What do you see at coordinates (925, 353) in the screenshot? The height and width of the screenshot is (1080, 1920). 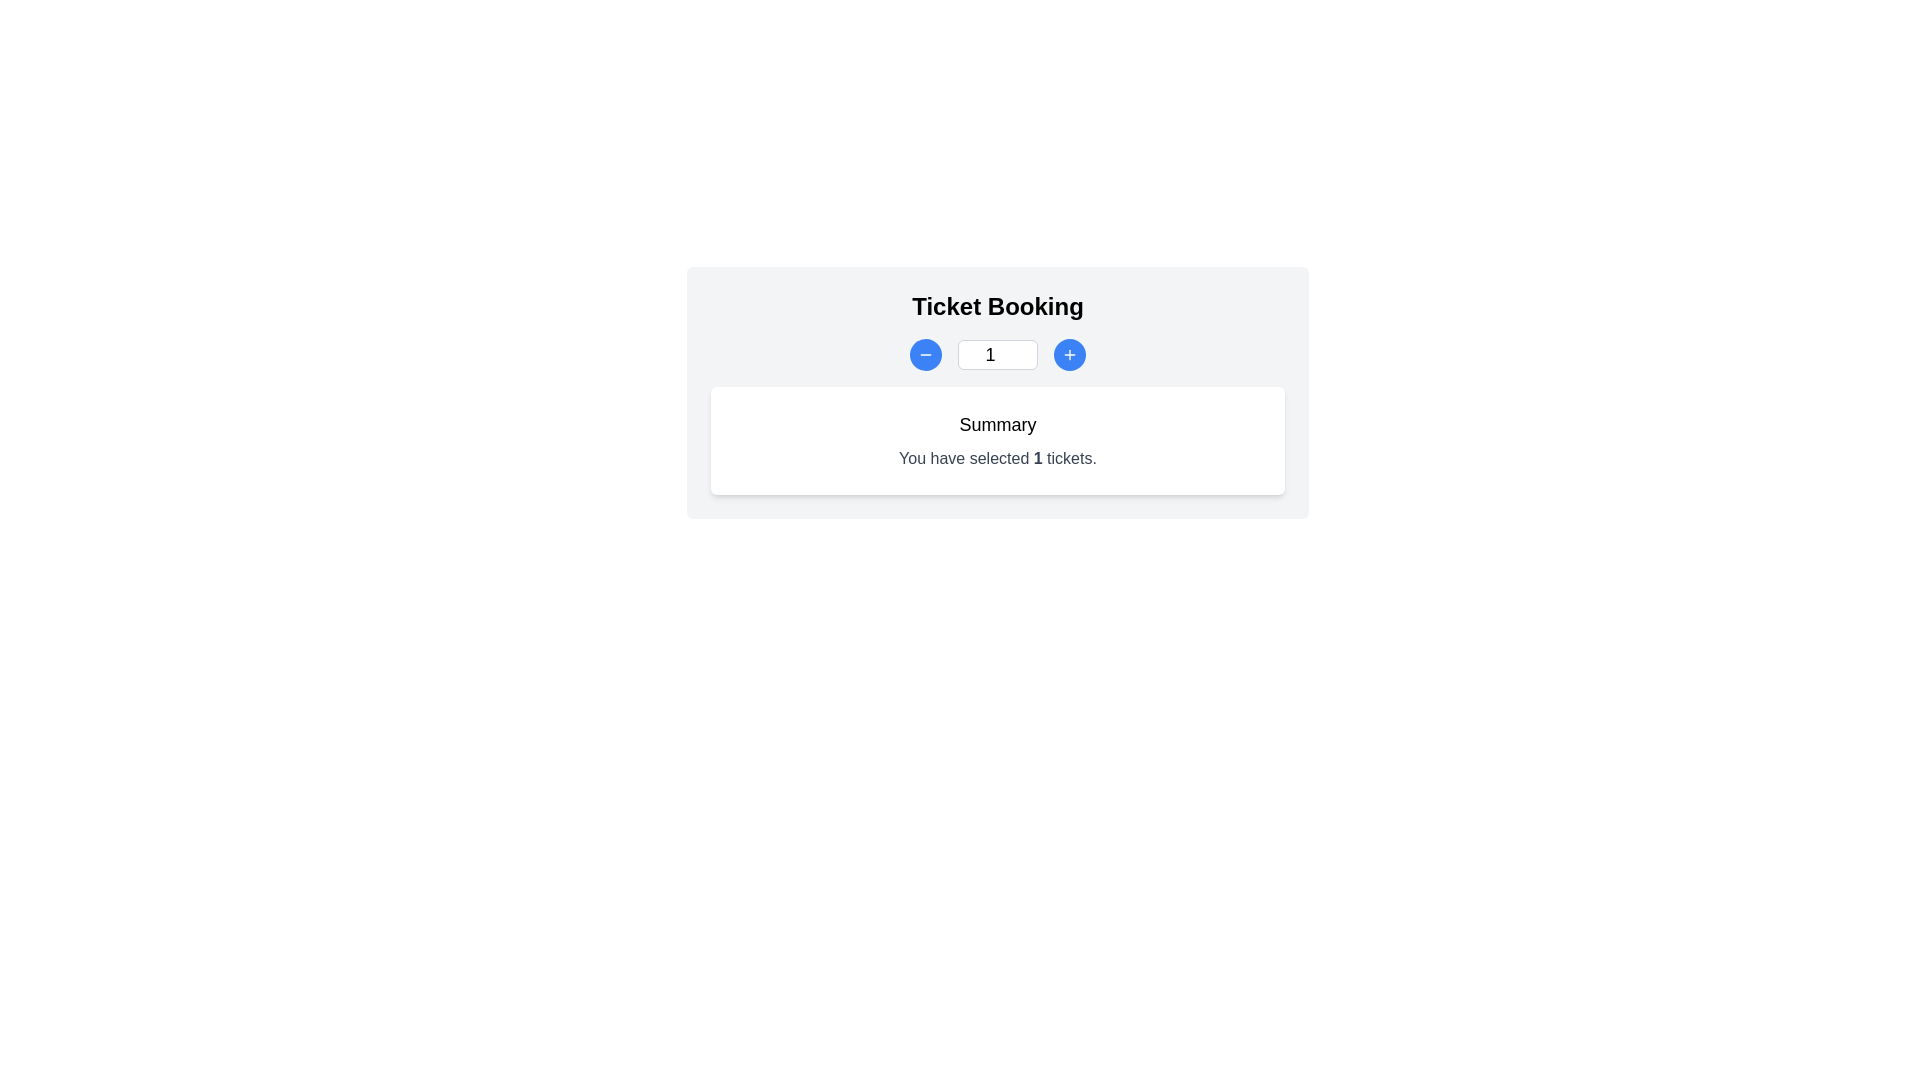 I see `the decrement button located at the leftmost position in the ticket booking interface to decrease the numeric input value by one` at bounding box center [925, 353].